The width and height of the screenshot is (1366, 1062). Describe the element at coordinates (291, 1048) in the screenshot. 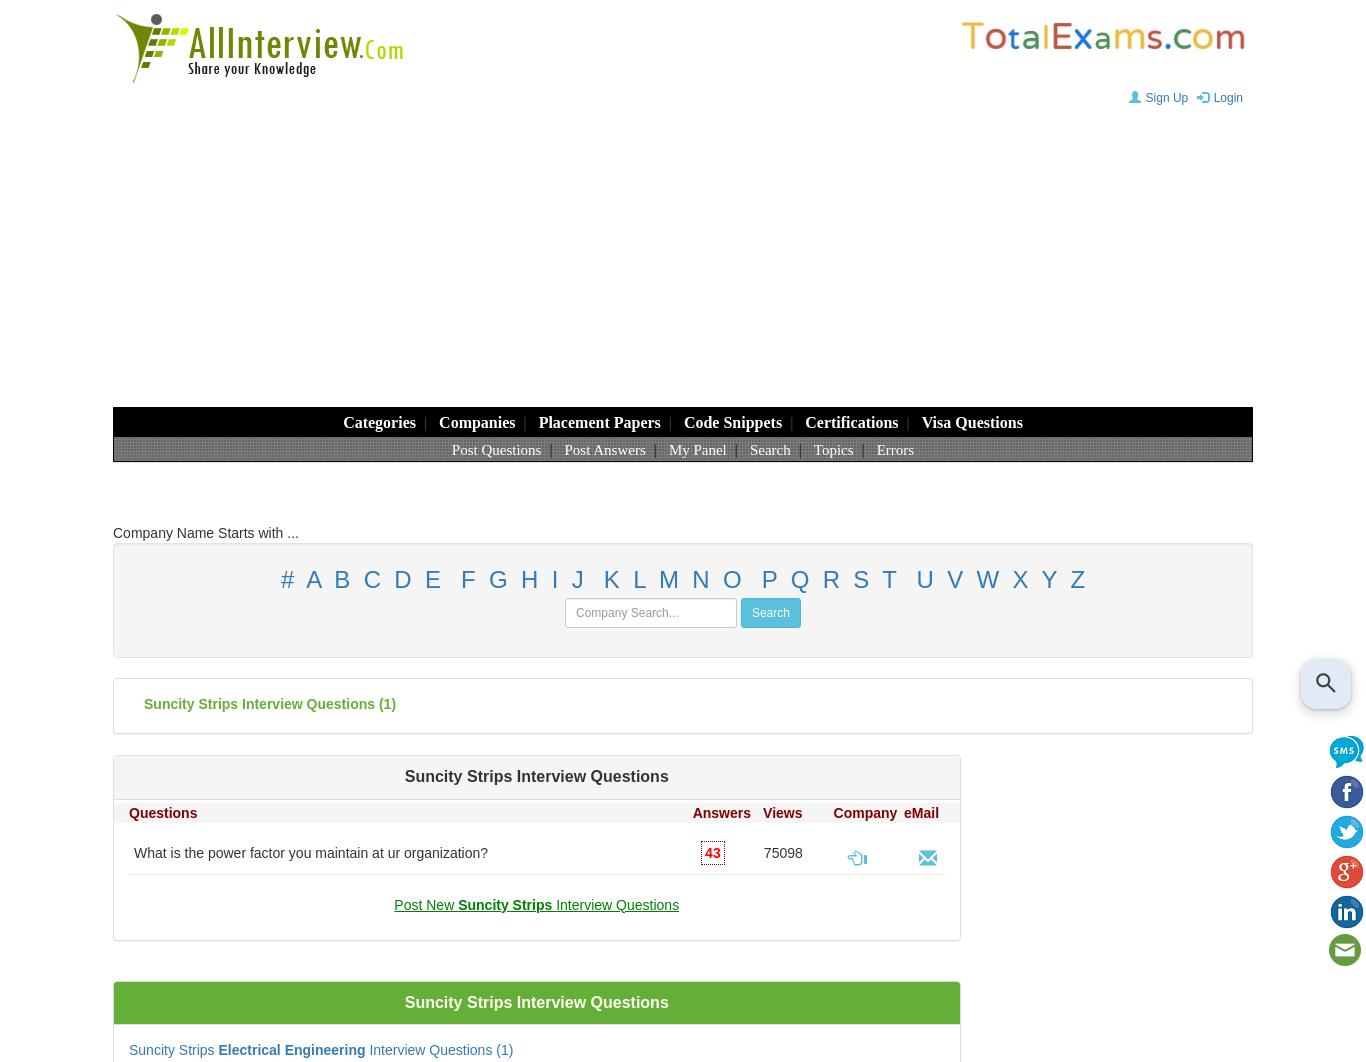

I see `'Electrical Engineering'` at that location.